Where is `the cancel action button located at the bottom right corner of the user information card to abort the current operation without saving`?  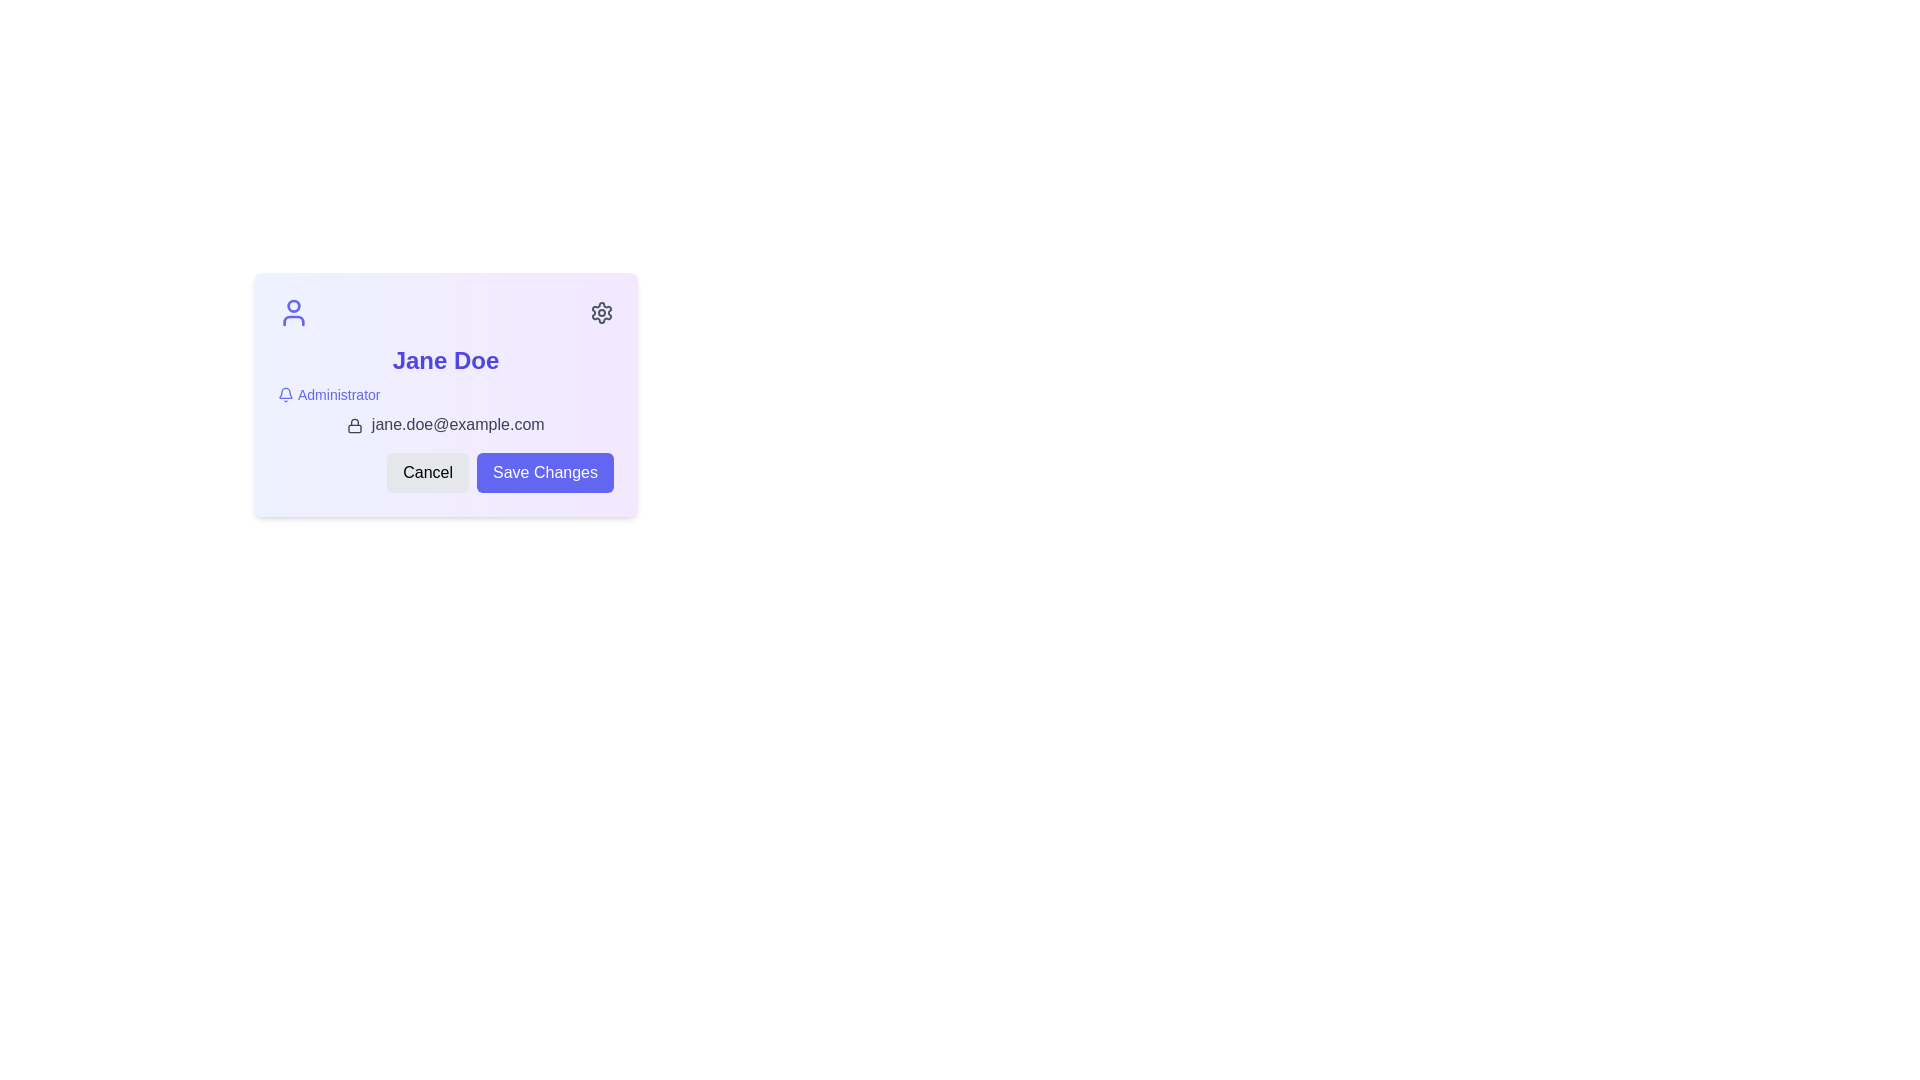 the cancel action button located at the bottom right corner of the user information card to abort the current operation without saving is located at coordinates (445, 473).